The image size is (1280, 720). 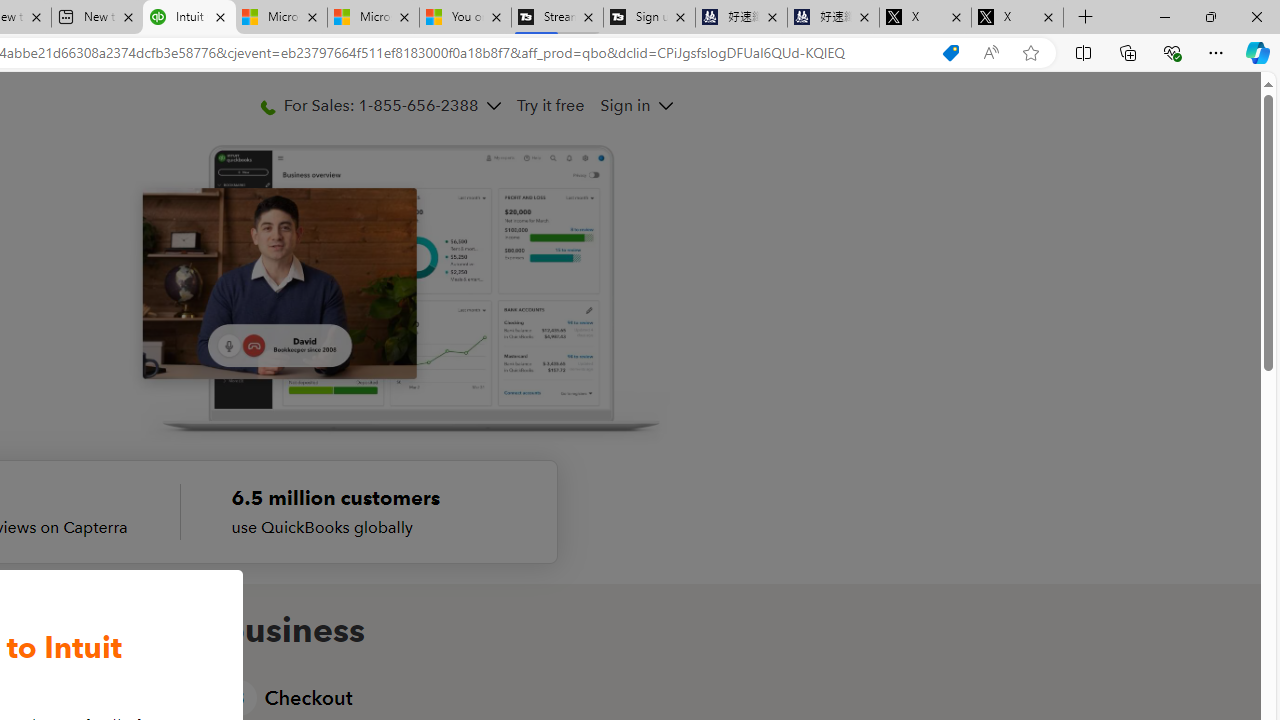 What do you see at coordinates (266, 108) in the screenshot?
I see `'PhoneIcon'` at bounding box center [266, 108].